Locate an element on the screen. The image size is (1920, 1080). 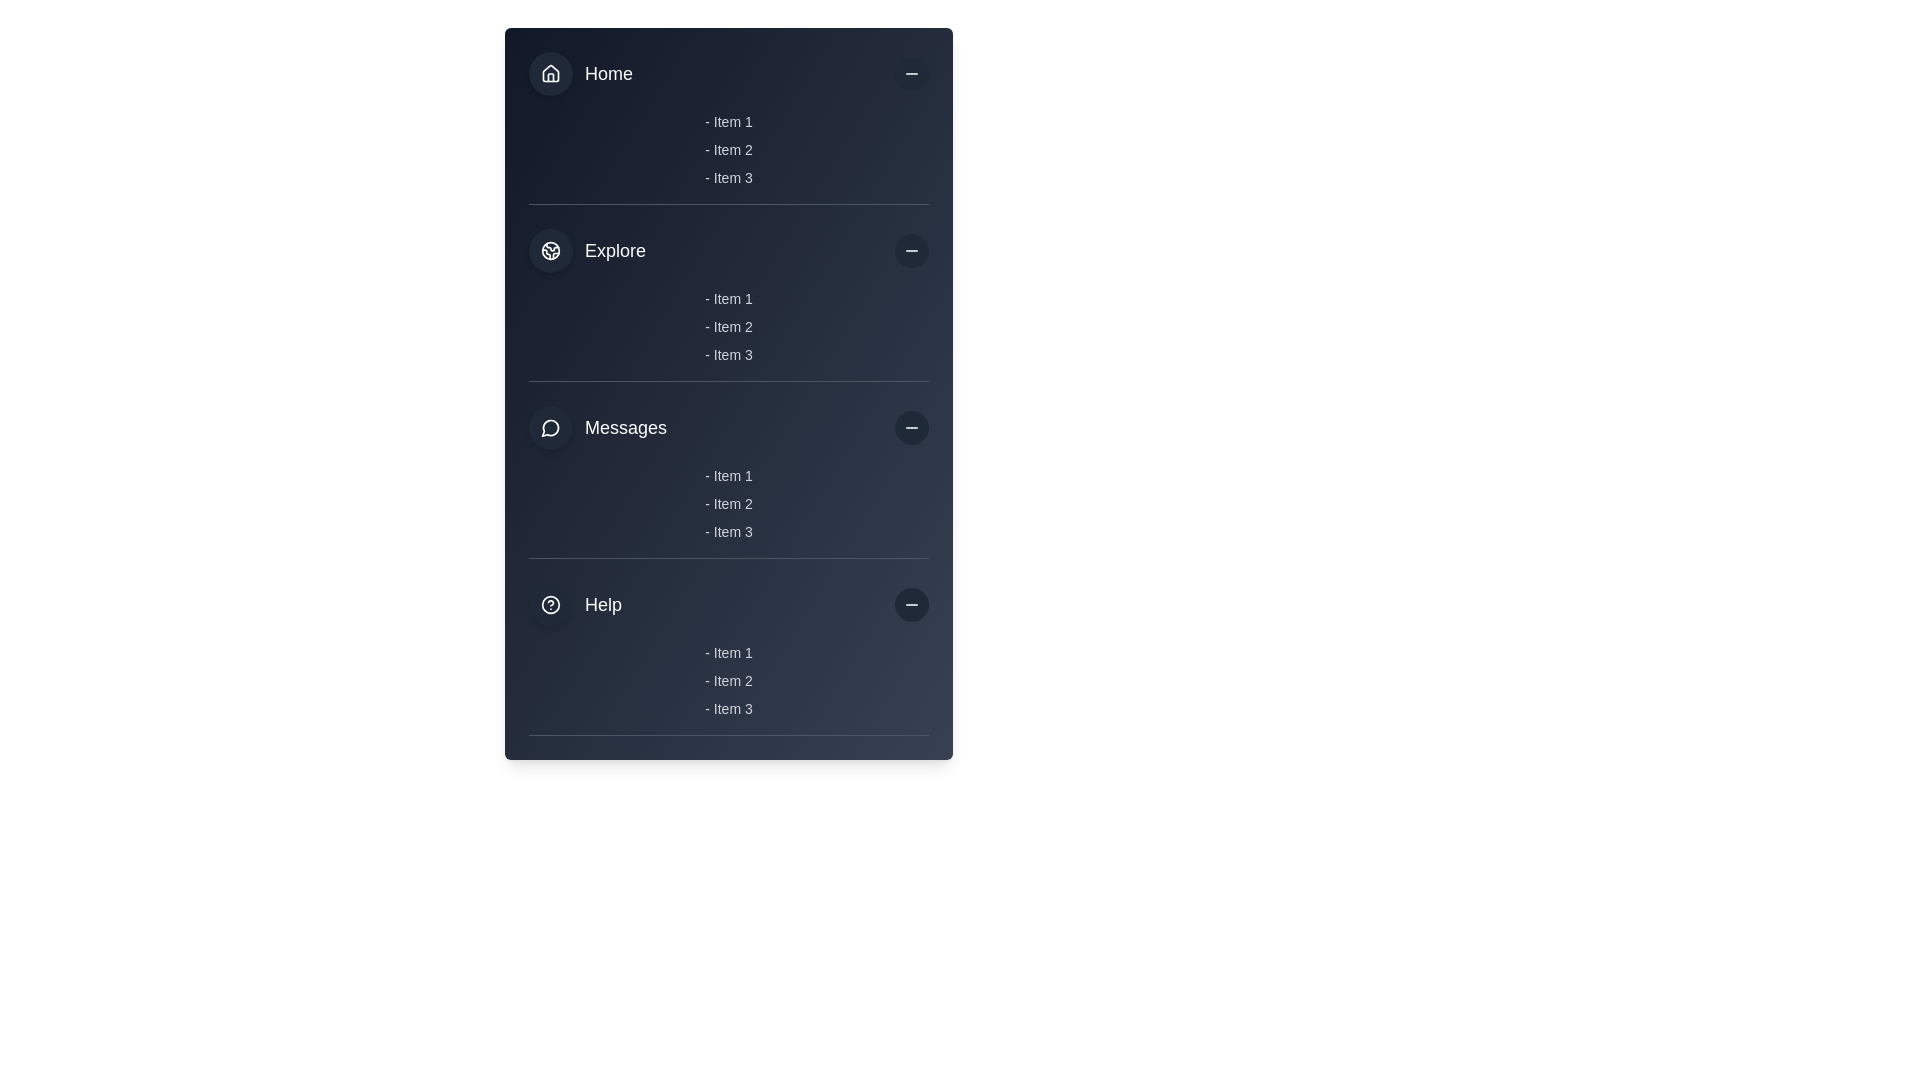
the 'Home' icon located at the top of the vertical menu layout, positioned to the left of the 'Home' label is located at coordinates (551, 72).